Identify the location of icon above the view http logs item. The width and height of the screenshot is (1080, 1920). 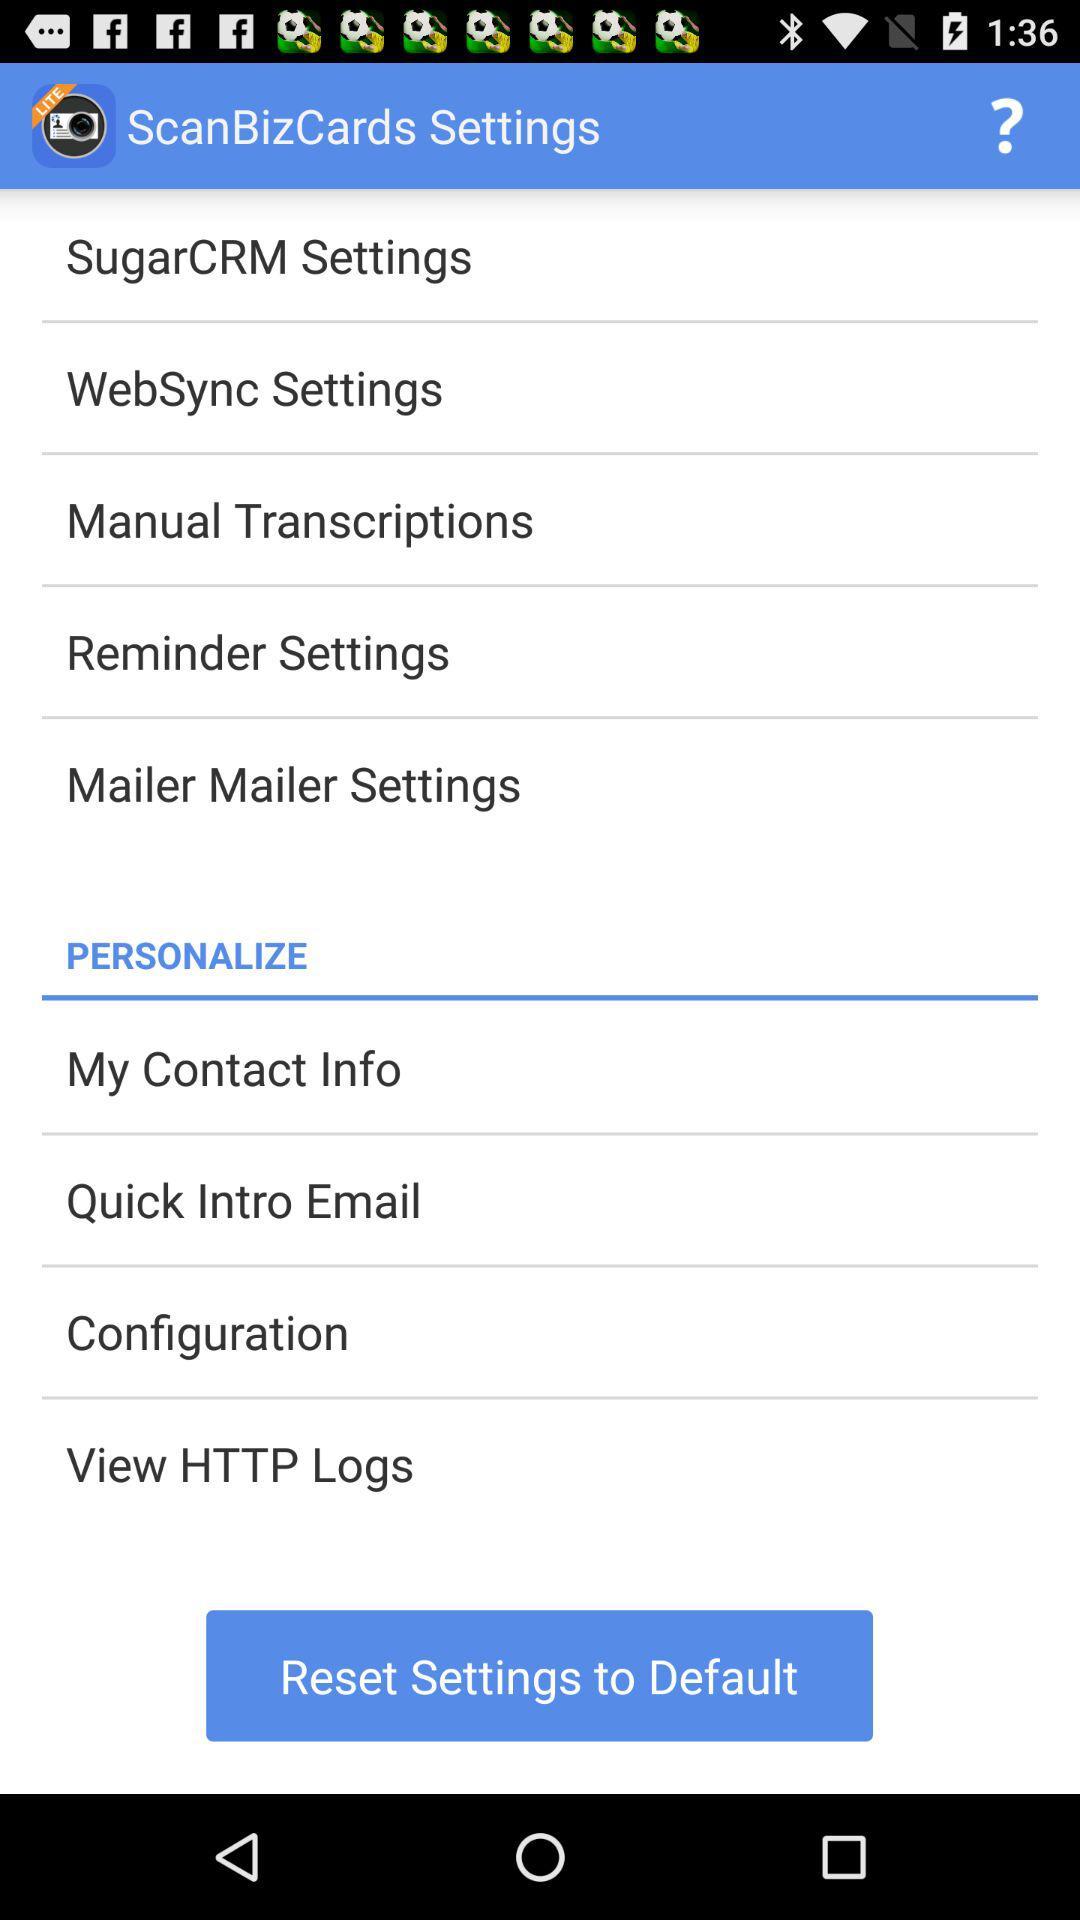
(551, 1331).